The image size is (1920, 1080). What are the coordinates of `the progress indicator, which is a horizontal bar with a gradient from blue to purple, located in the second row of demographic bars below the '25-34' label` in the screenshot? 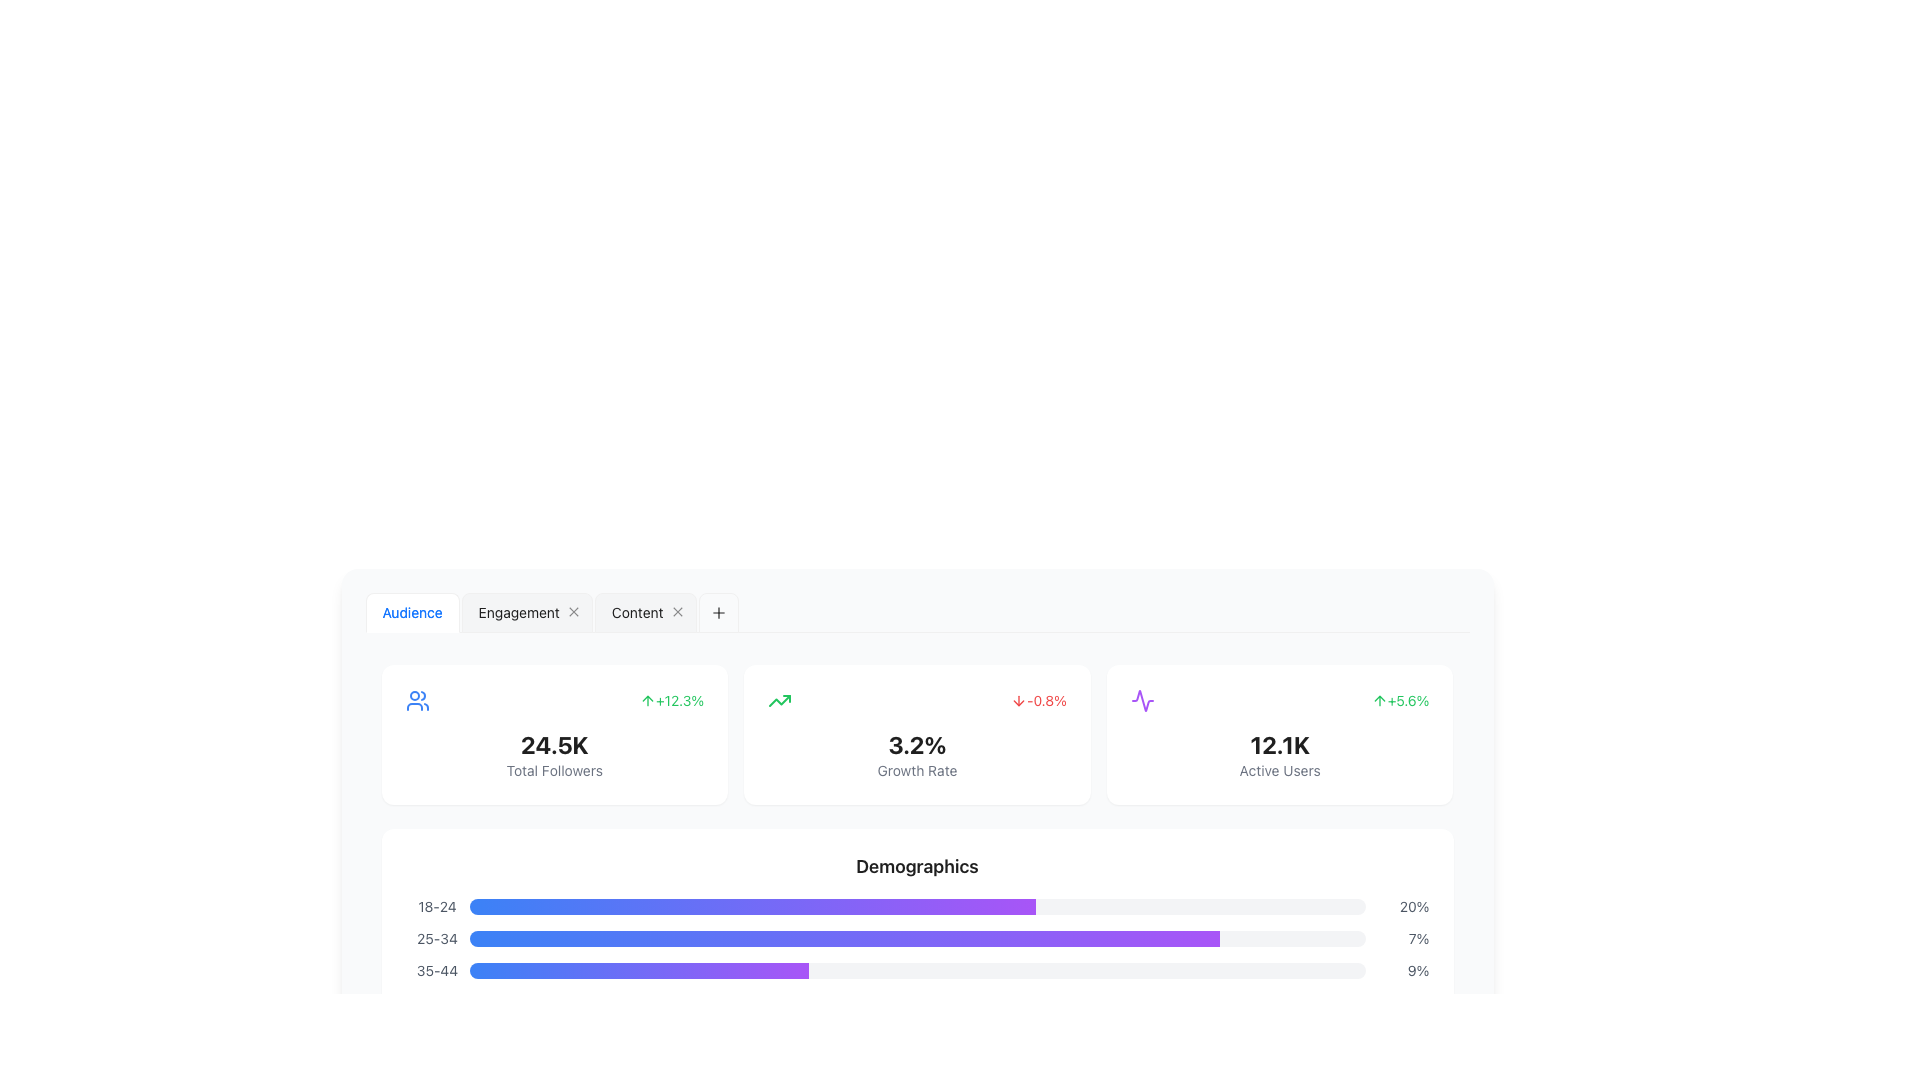 It's located at (844, 938).